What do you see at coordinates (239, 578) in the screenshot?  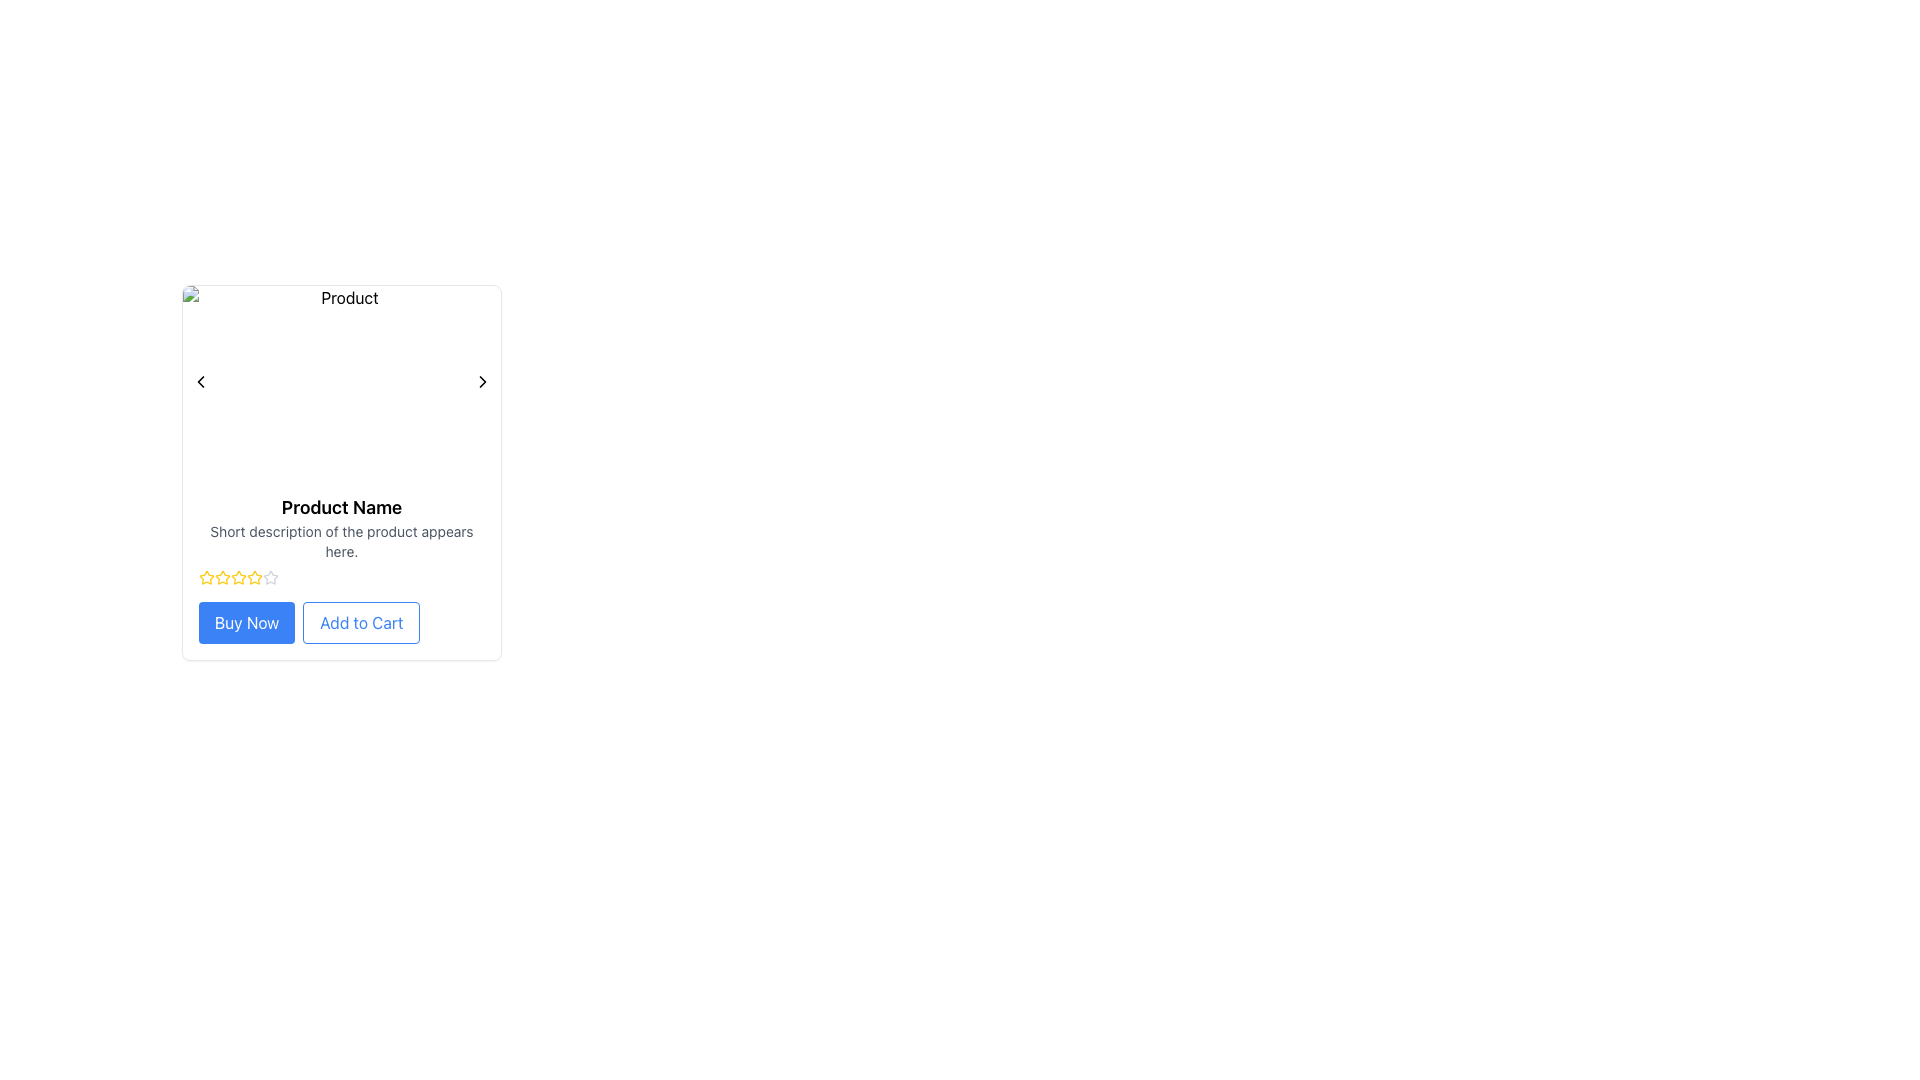 I see `the fifth star icon in the product rating system located at the lower section of the card interface beneath the product description text` at bounding box center [239, 578].